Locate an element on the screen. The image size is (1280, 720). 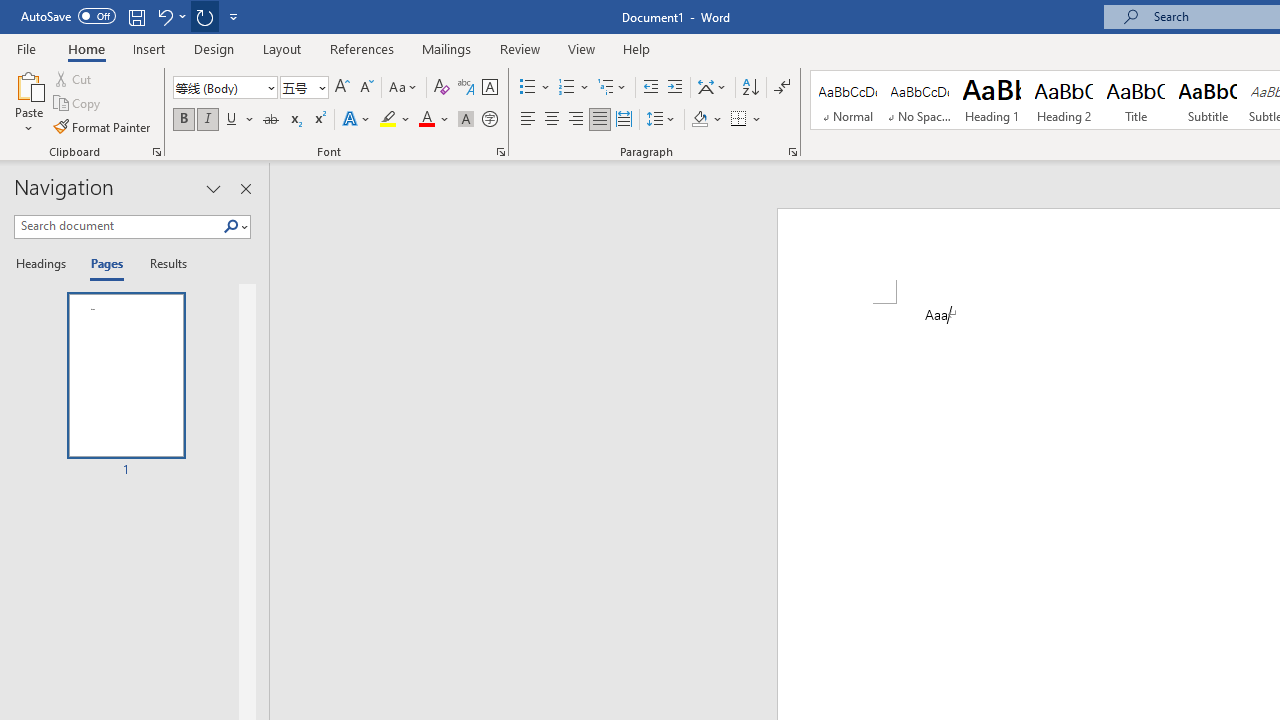
'Borders' is located at coordinates (745, 119).